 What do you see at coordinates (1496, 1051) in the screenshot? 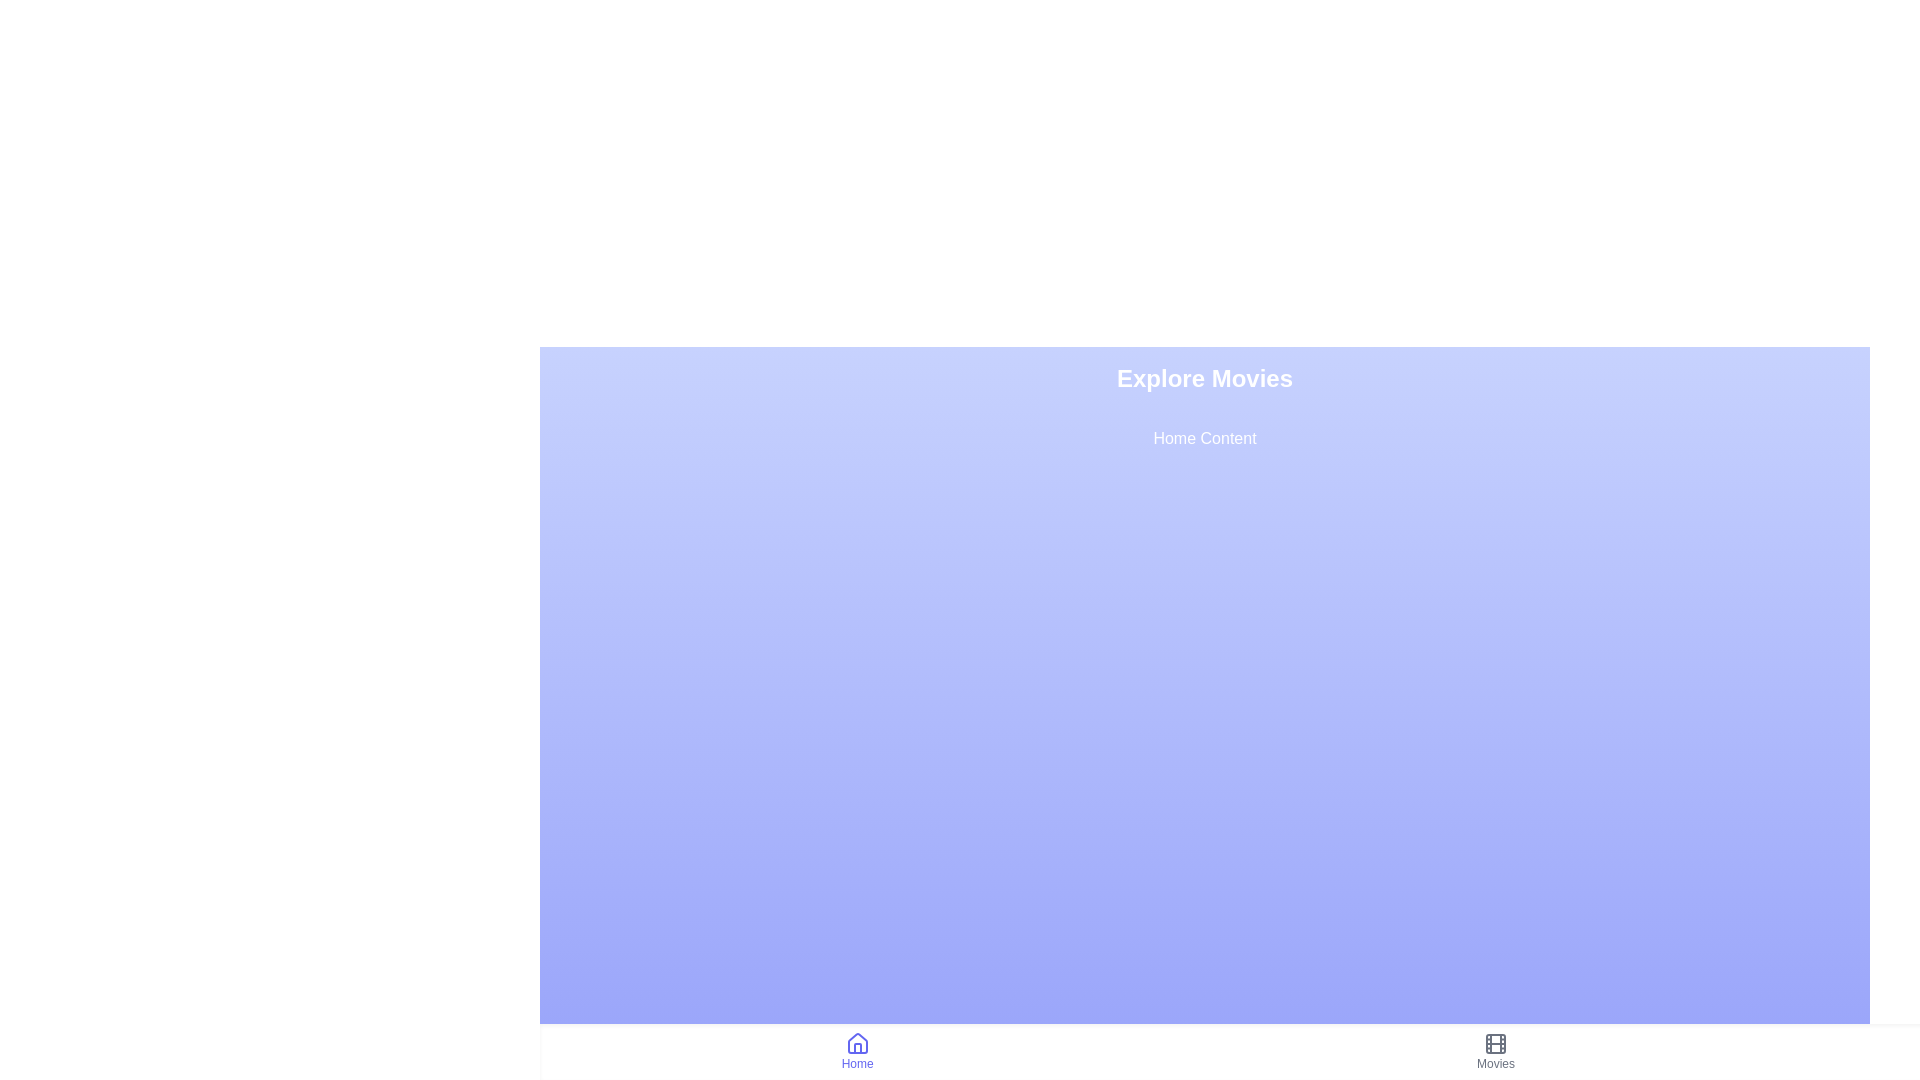
I see `the navigation button located centrally at the bottom of the interface` at bounding box center [1496, 1051].